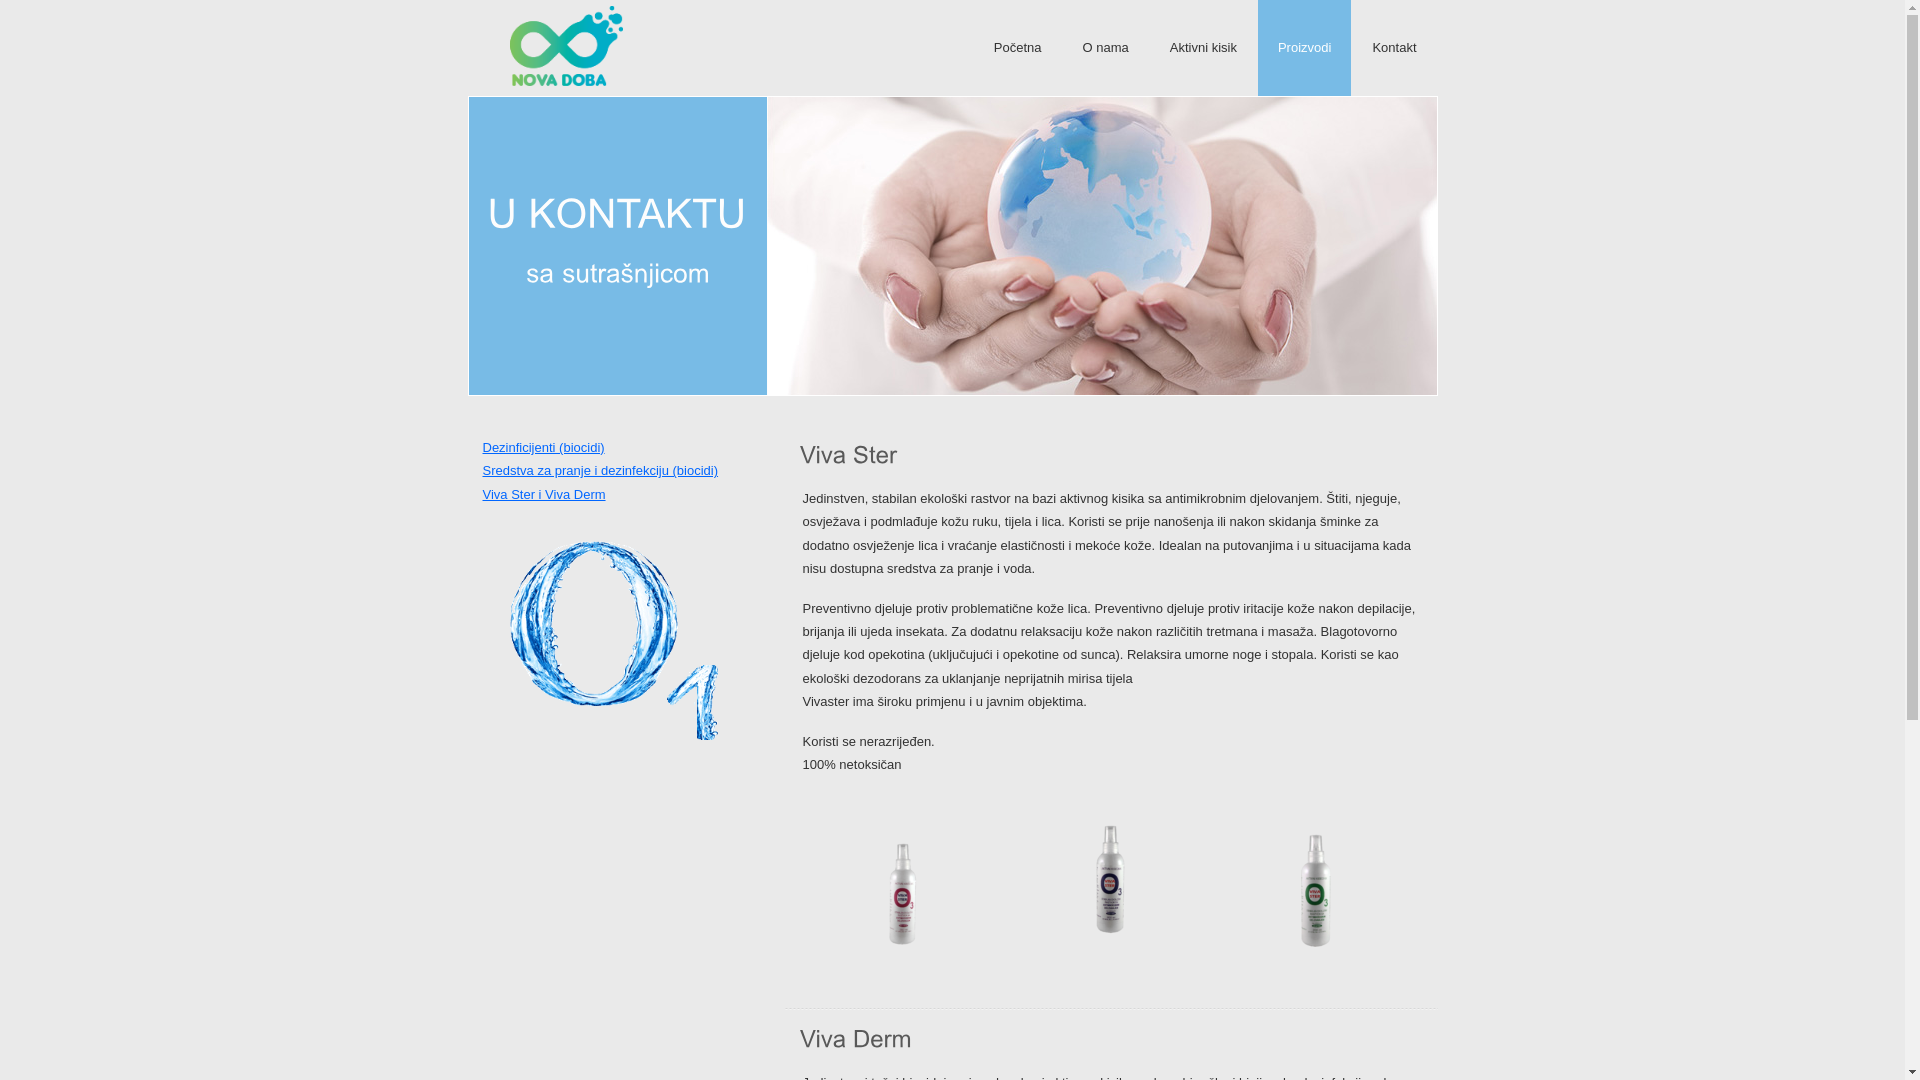 The image size is (1920, 1080). Describe the element at coordinates (599, 470) in the screenshot. I see `'Sredstva za pranje i dezinfekciju (biocidi)'` at that location.